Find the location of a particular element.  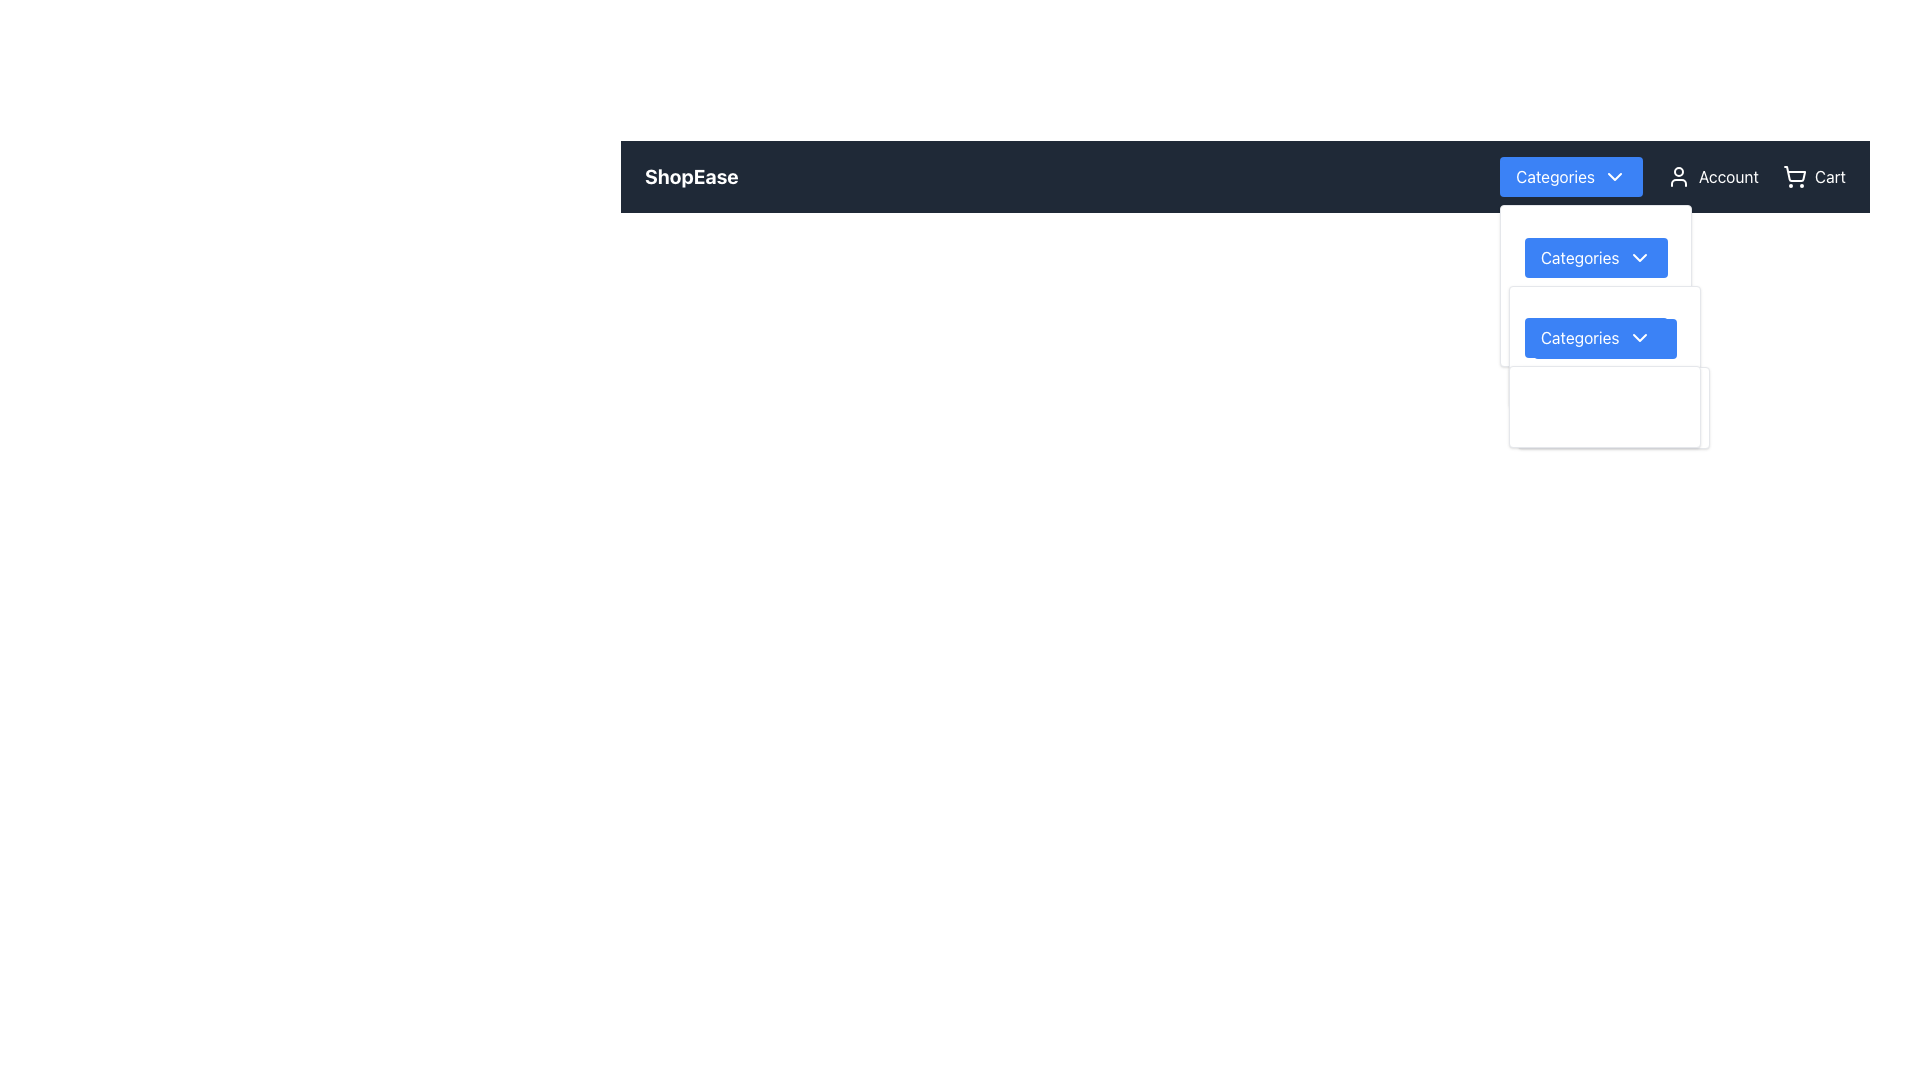

the dropdown menu trigger button located as the first interactive element in the navbar, before the 'Account' and 'Cart' links is located at coordinates (1569, 176).